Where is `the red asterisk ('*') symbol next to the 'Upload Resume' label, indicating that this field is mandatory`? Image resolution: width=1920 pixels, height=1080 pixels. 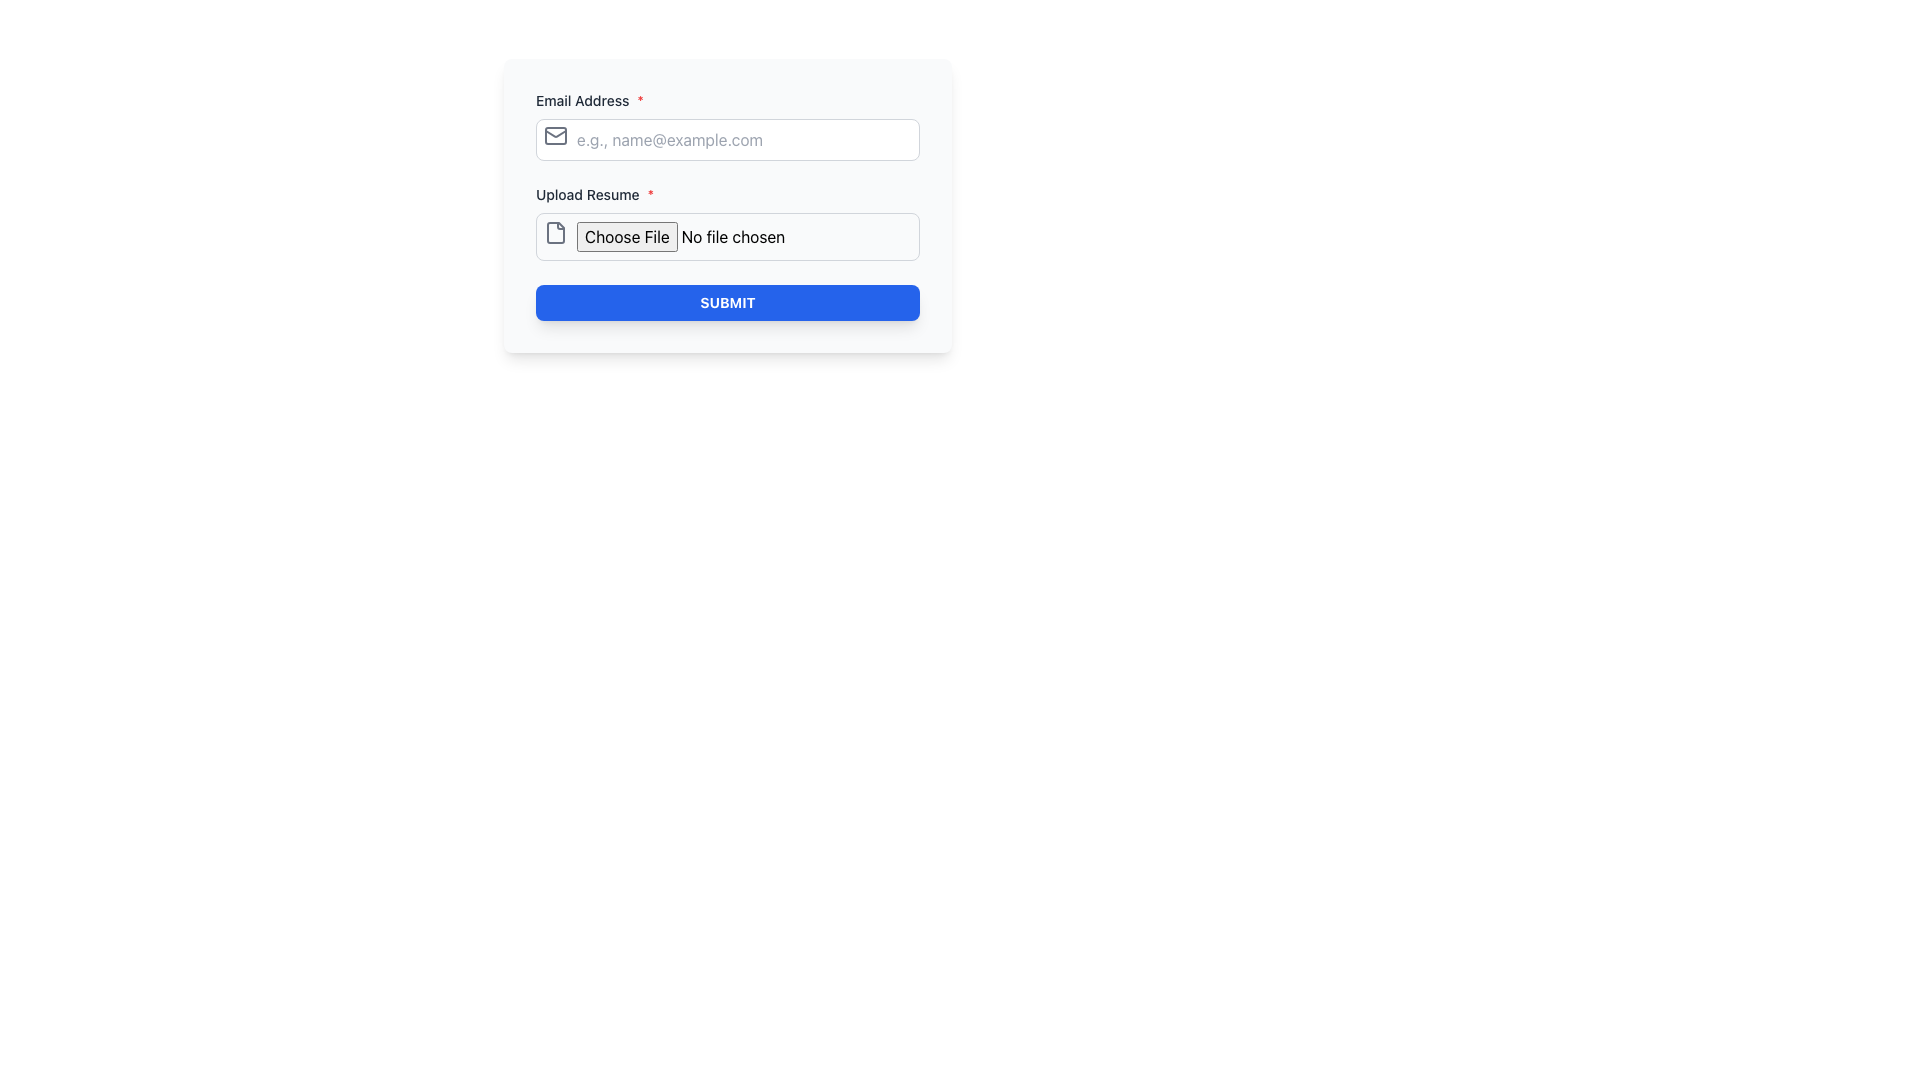
the red asterisk ('*') symbol next to the 'Upload Resume' label, indicating that this field is mandatory is located at coordinates (650, 195).